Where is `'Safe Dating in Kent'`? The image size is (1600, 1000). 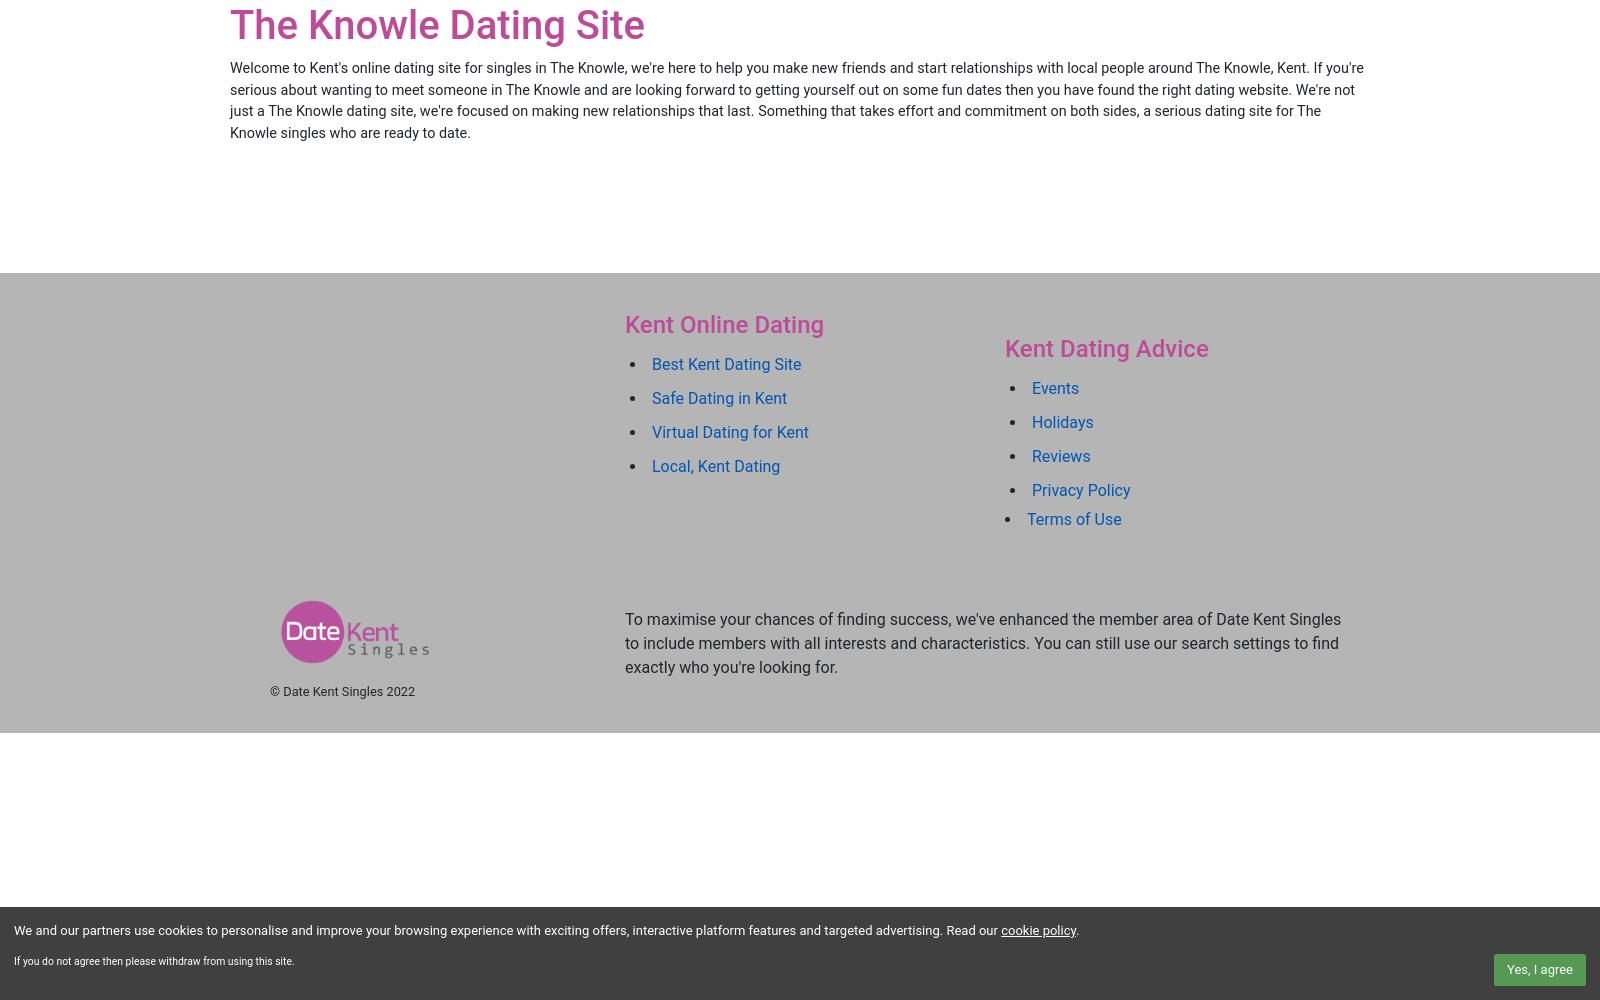 'Safe Dating in Kent' is located at coordinates (719, 397).